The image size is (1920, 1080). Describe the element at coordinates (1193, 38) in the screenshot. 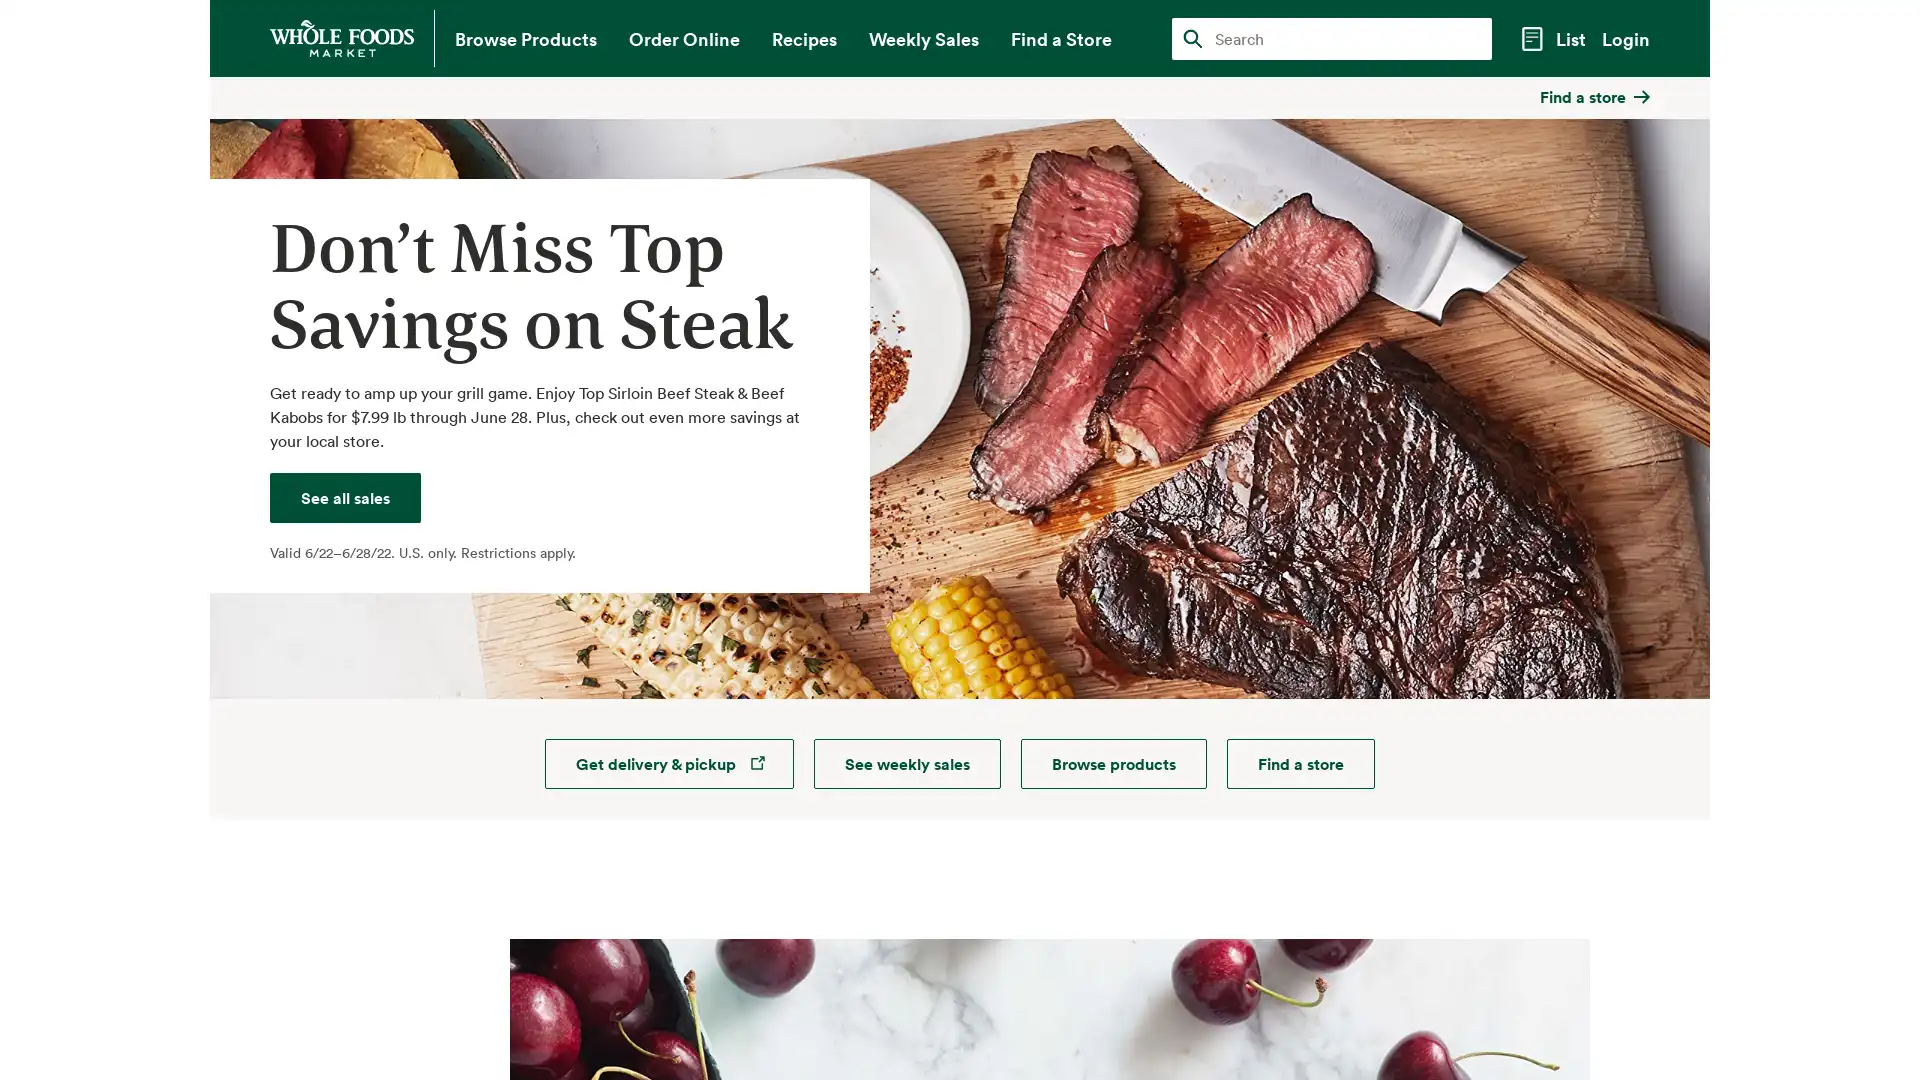

I see `Submit Search` at that location.